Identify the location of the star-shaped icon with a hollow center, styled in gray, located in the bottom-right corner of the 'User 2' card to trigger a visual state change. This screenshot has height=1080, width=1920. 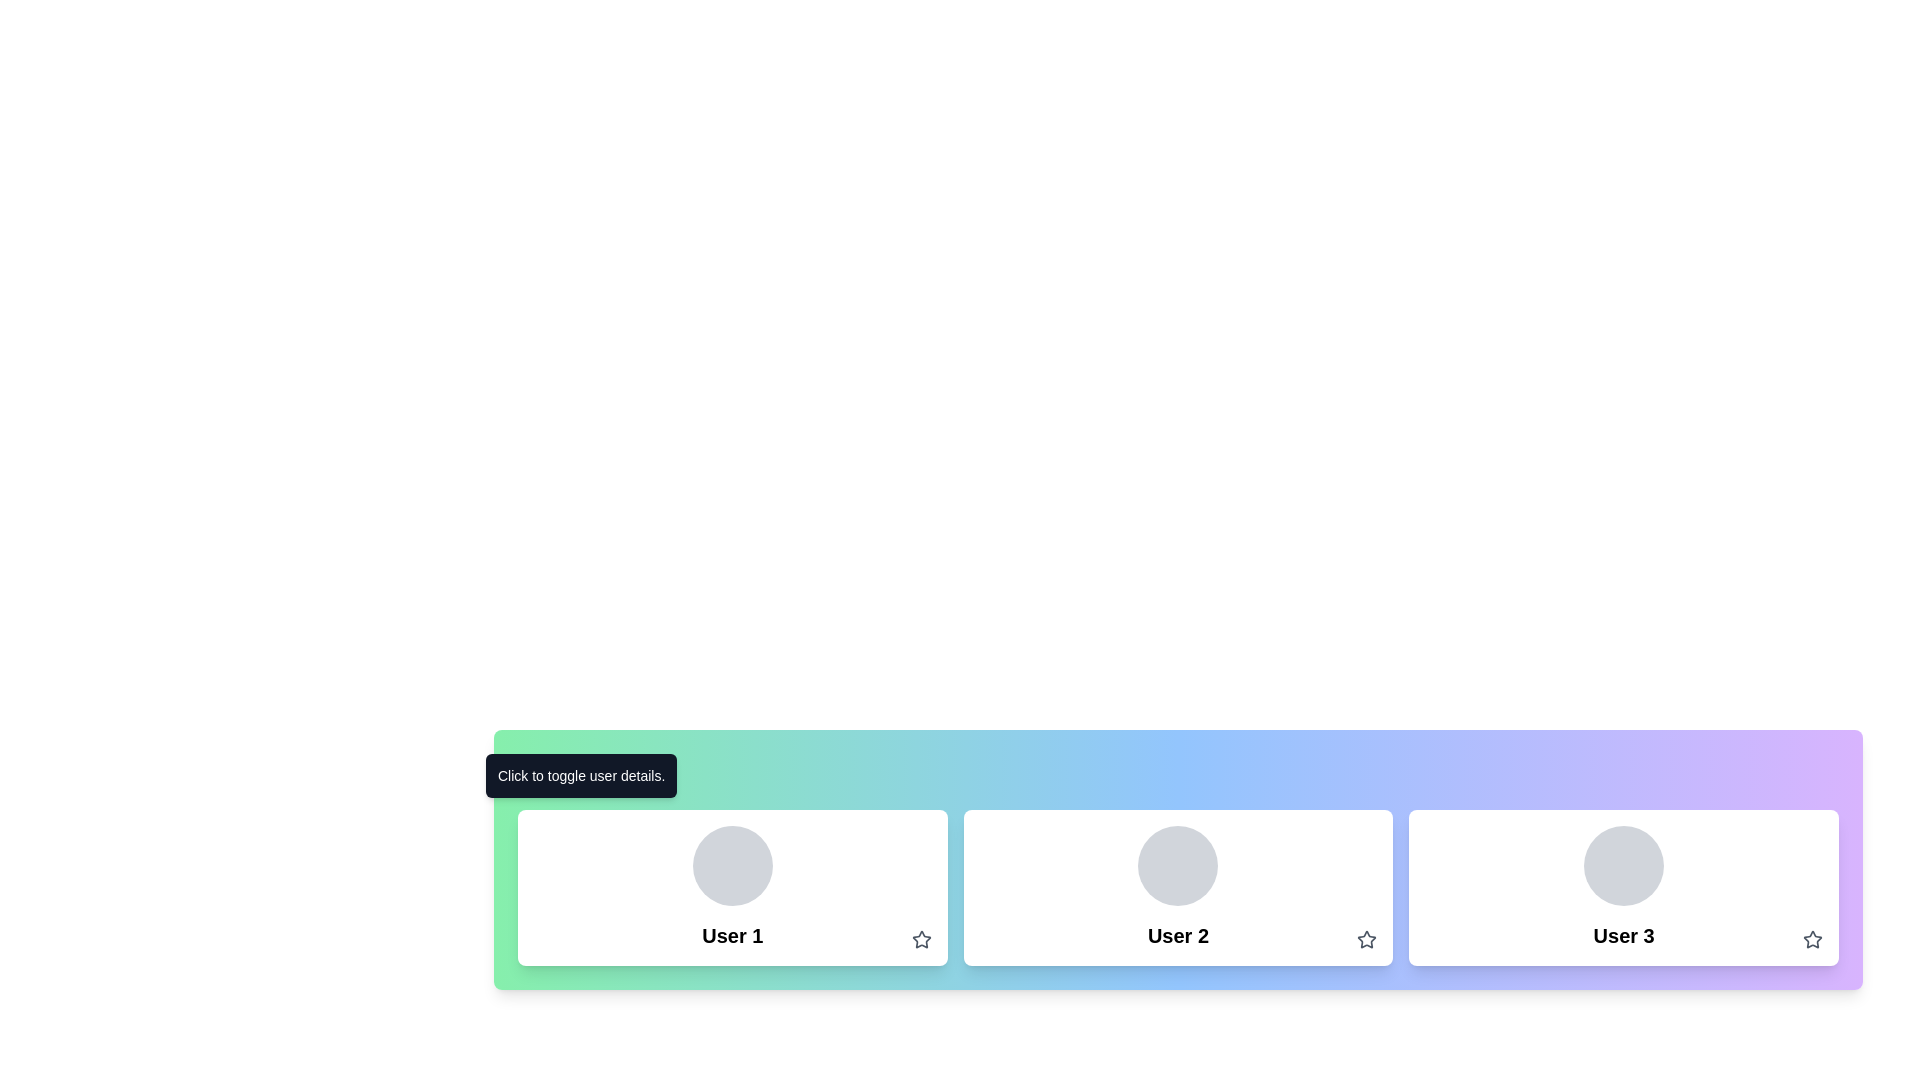
(1366, 939).